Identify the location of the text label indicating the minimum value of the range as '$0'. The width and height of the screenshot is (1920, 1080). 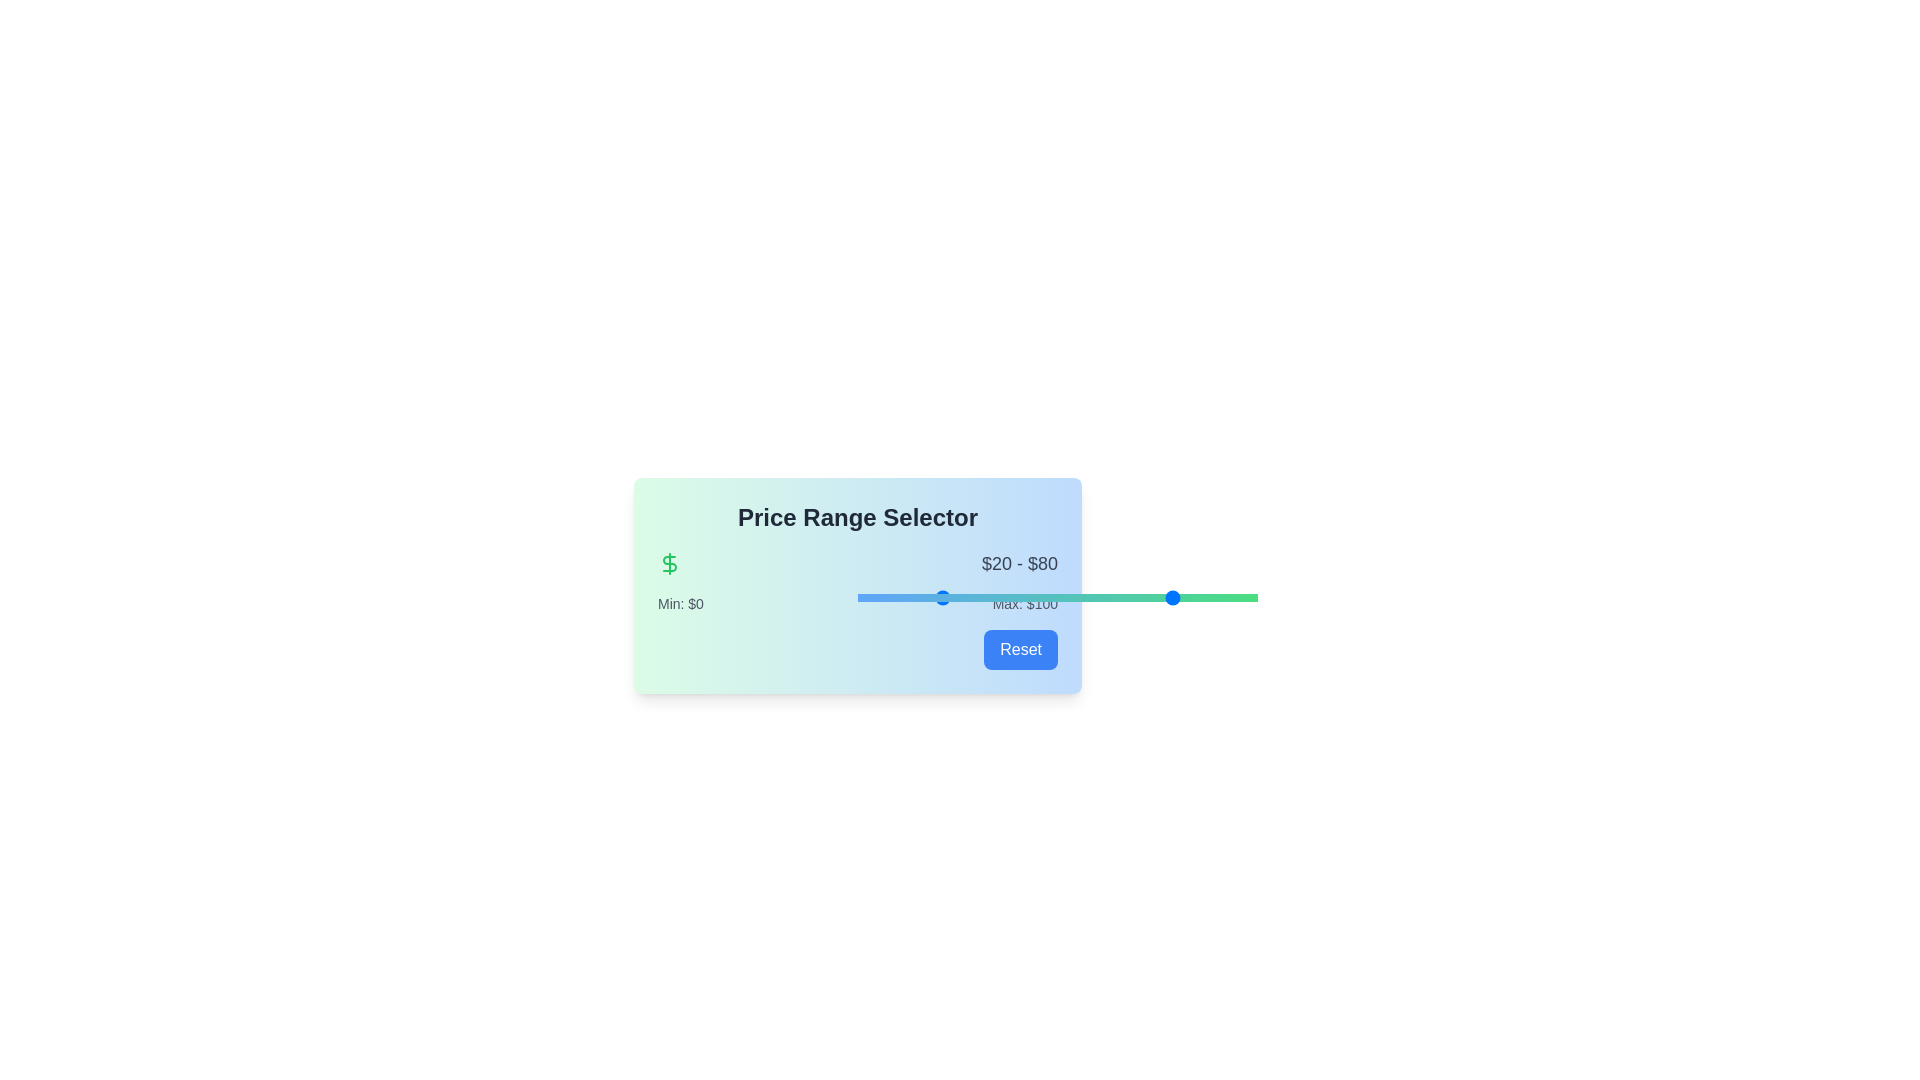
(681, 603).